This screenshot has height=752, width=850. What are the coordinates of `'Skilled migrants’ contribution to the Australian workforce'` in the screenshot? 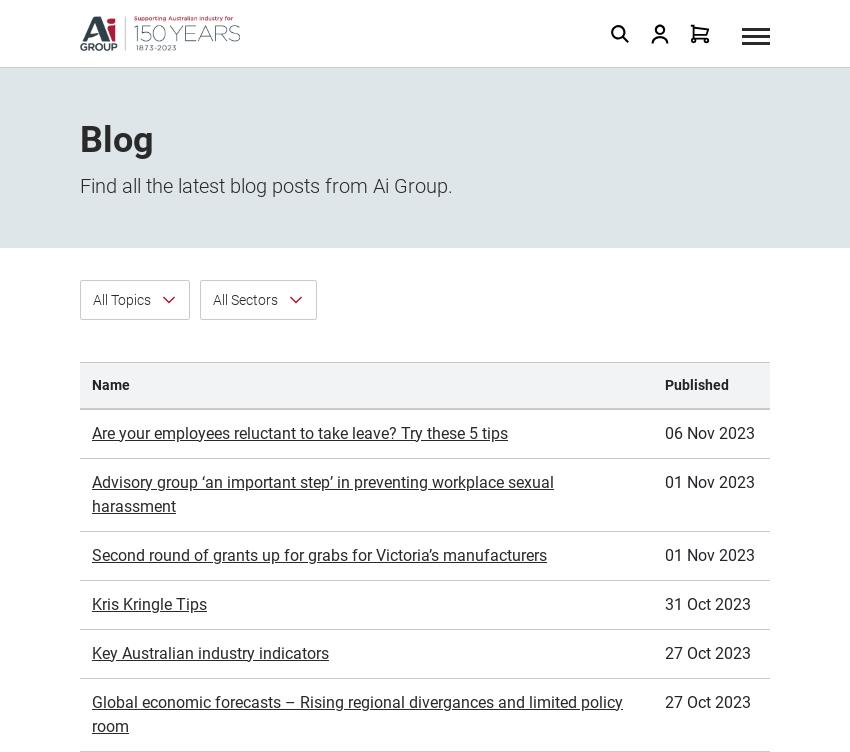 It's located at (90, 550).